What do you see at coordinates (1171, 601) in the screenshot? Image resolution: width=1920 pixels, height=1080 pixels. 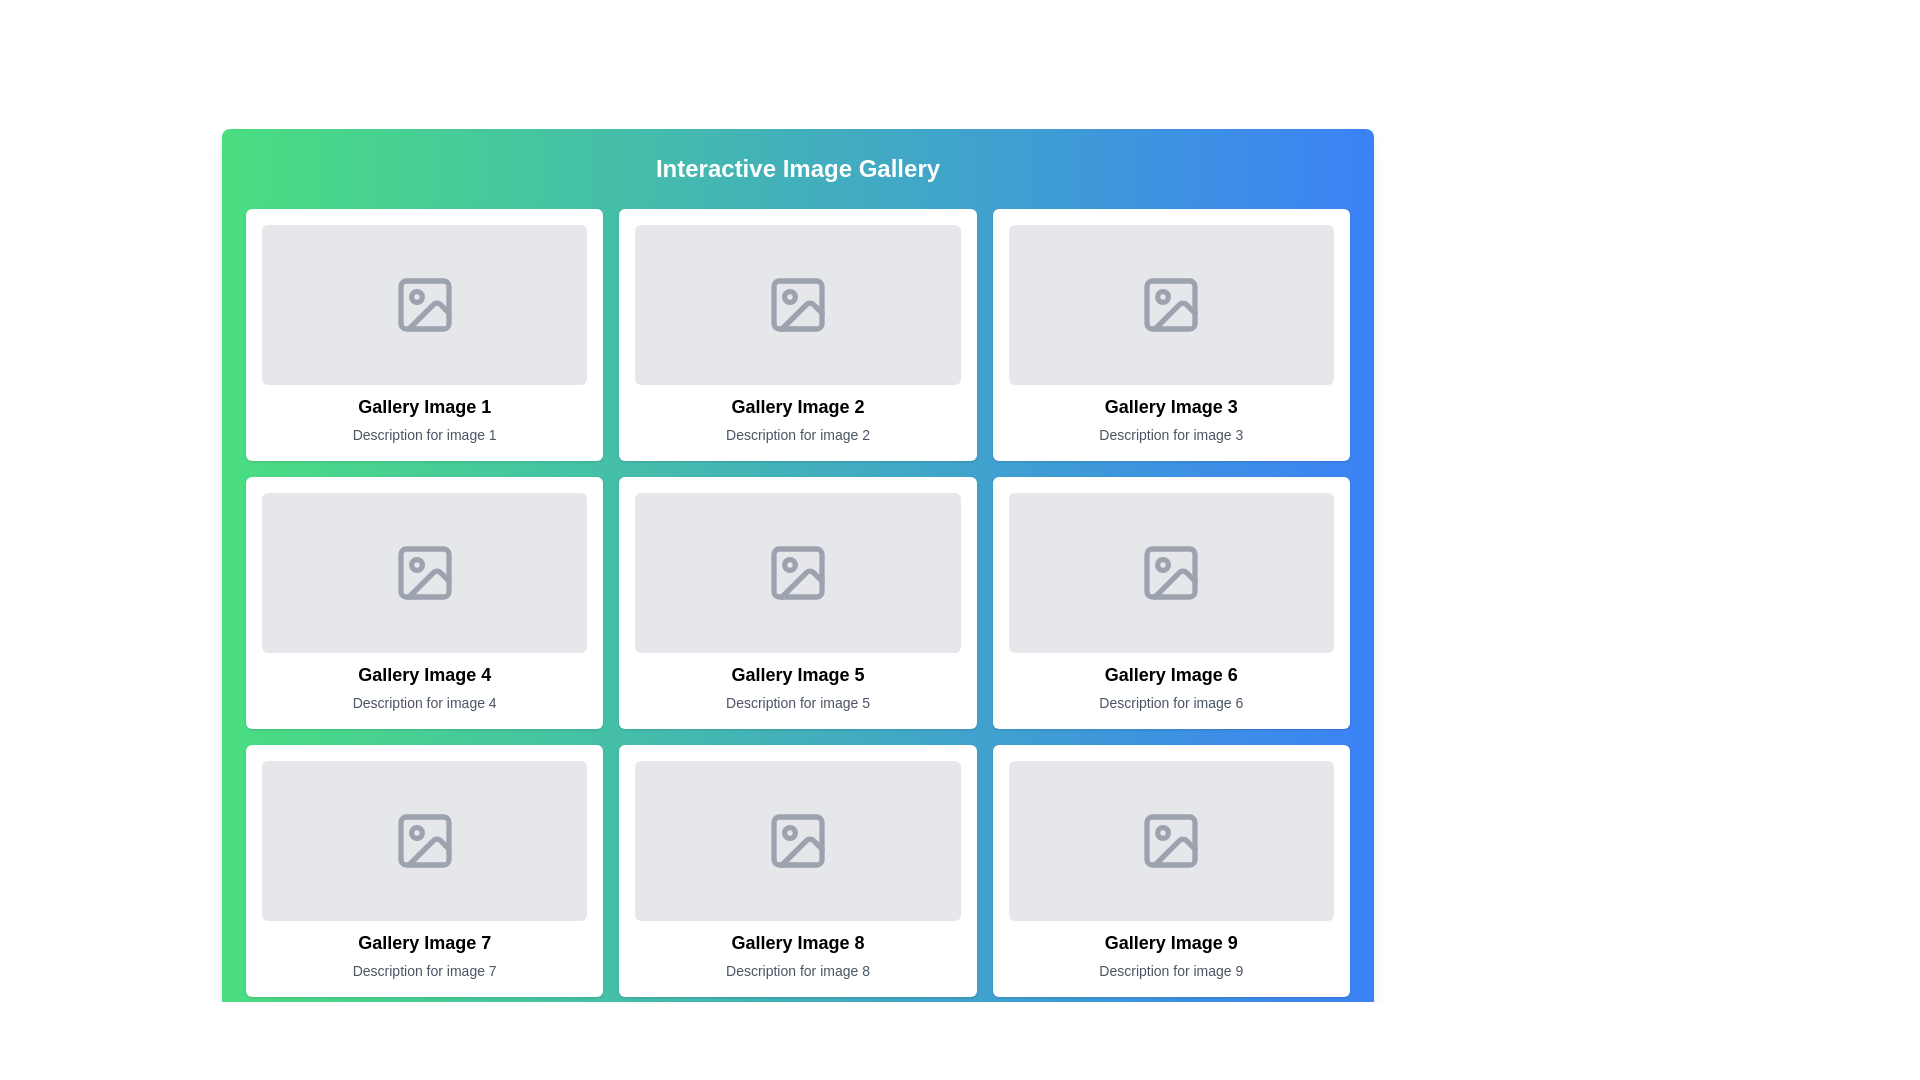 I see `the rectangular card with rounded edges that displays 'Gallery Image 6' in bold and 'Description for image 6' below it` at bounding box center [1171, 601].